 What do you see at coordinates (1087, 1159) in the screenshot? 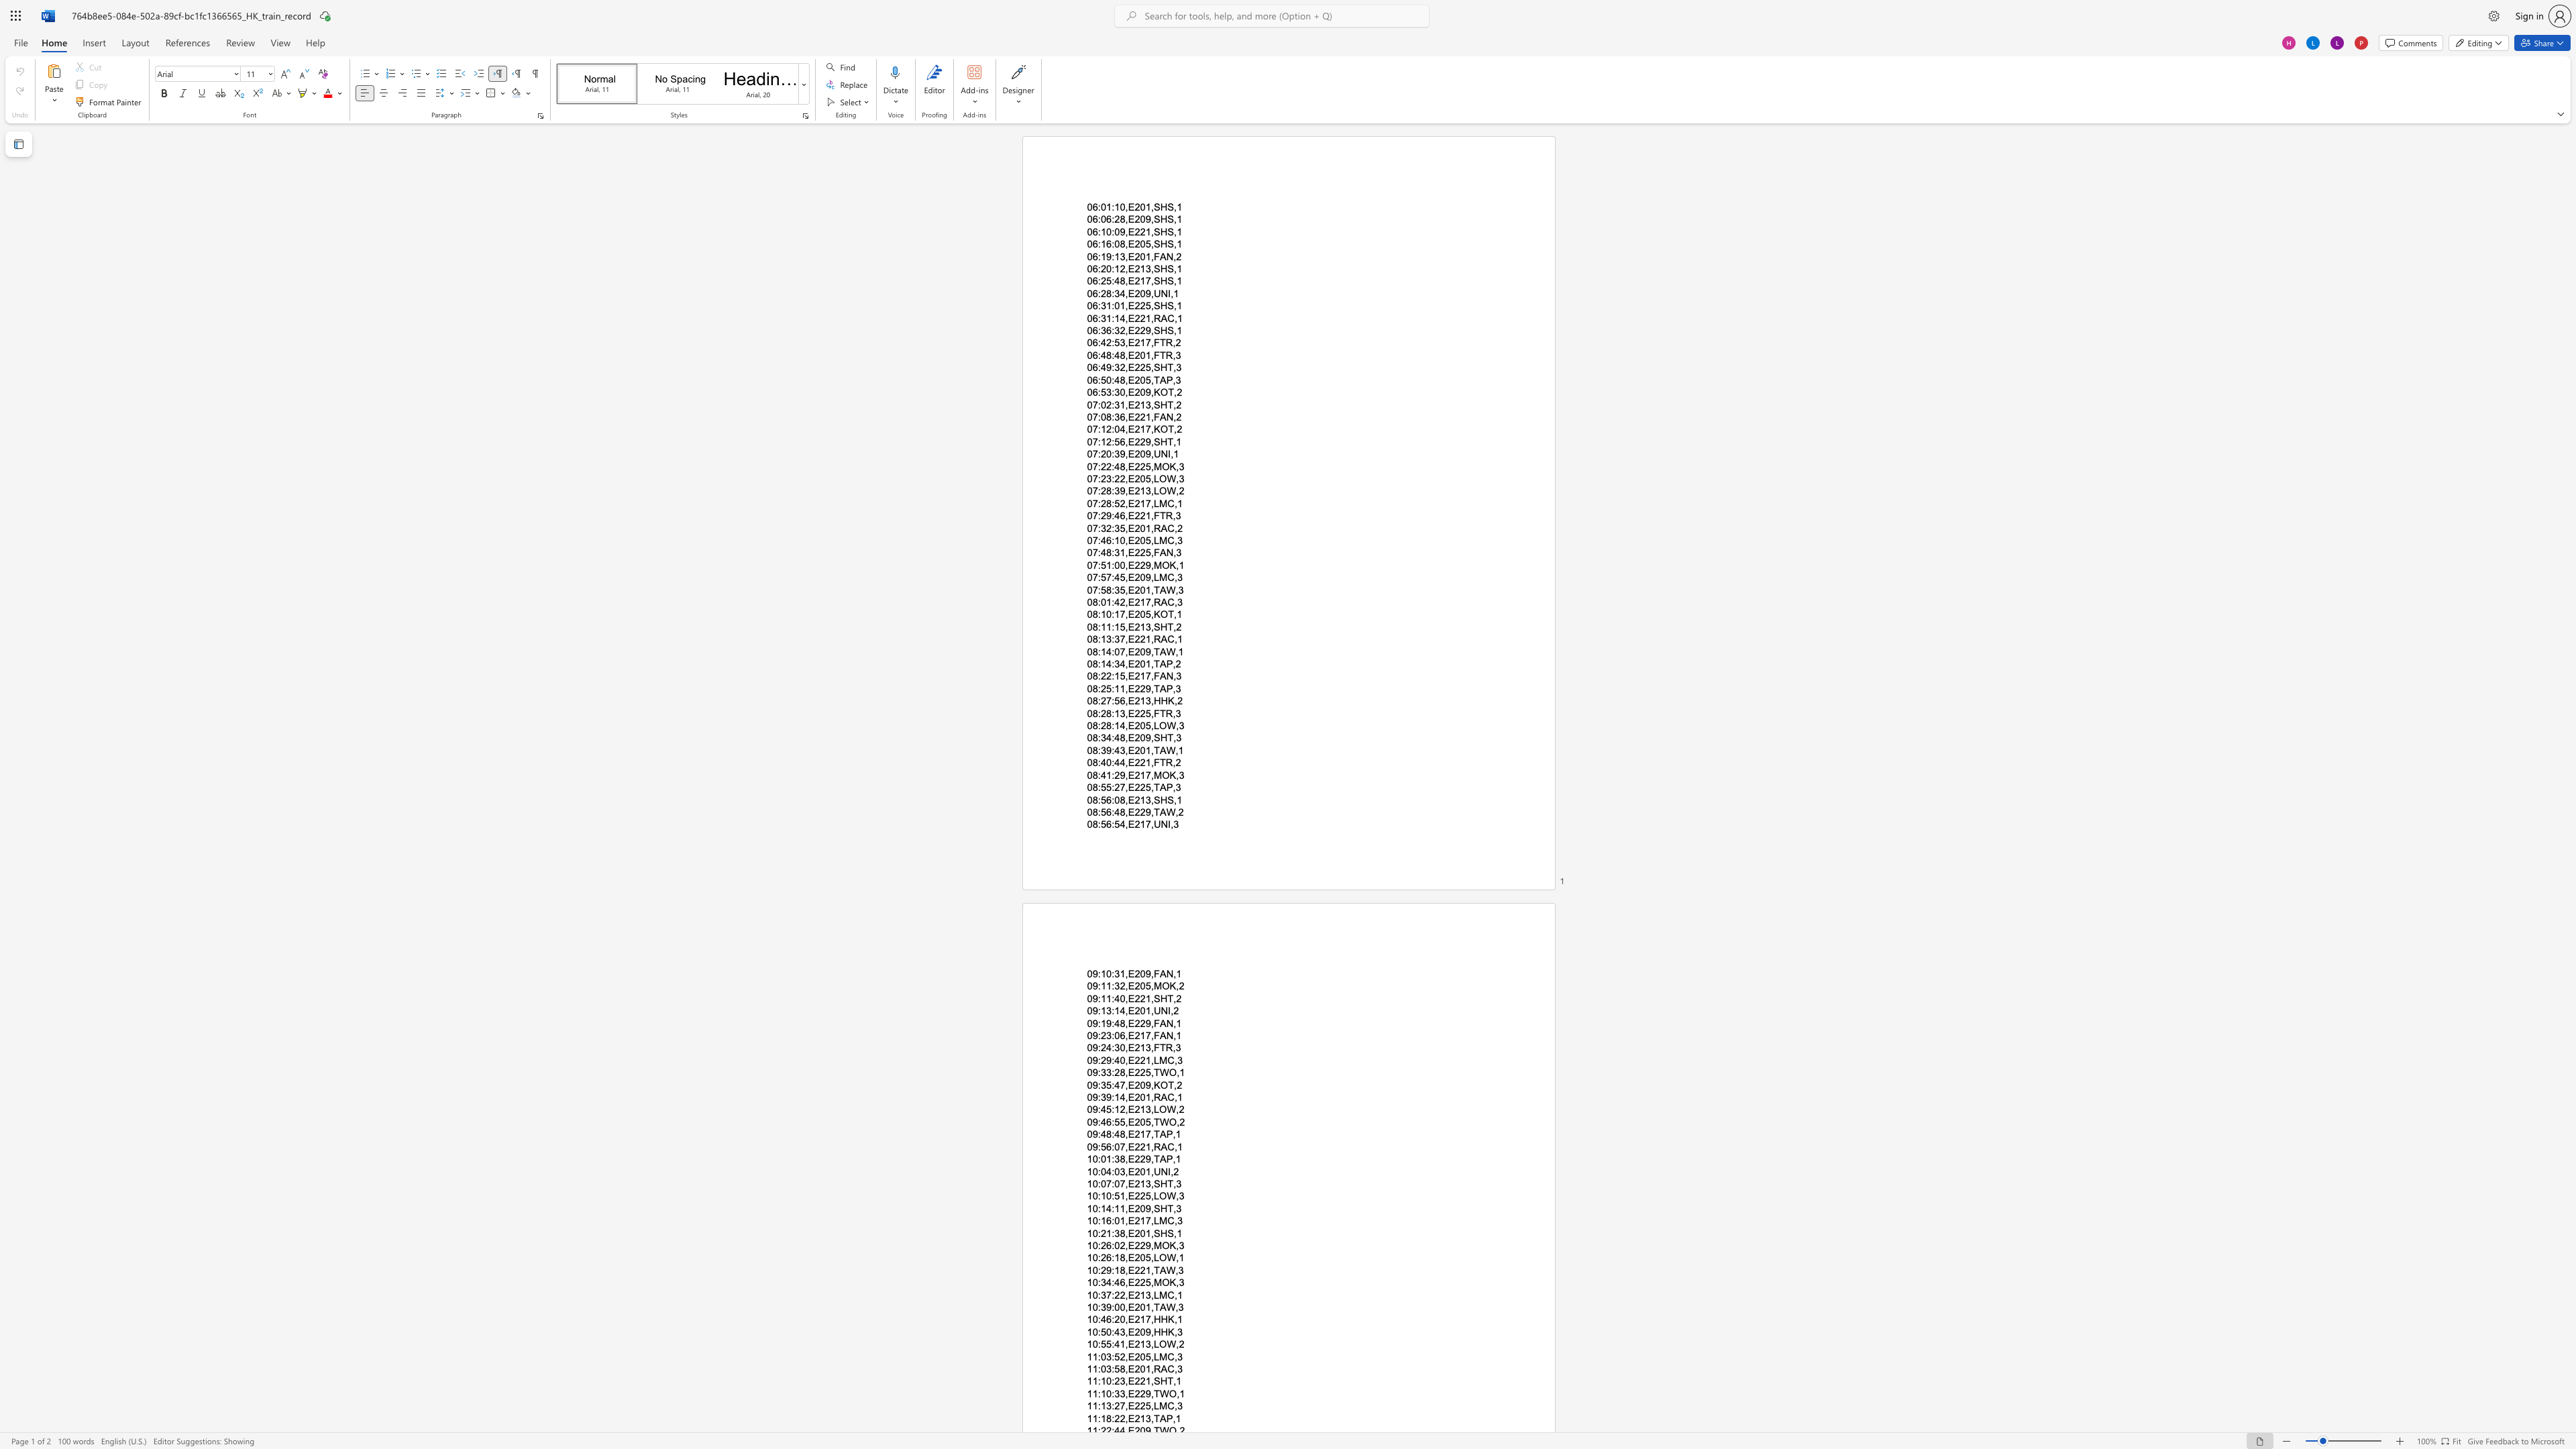
I see `the subset text "10:01:38,E" within the text "10:01:38,E229,TAP,1"` at bounding box center [1087, 1159].